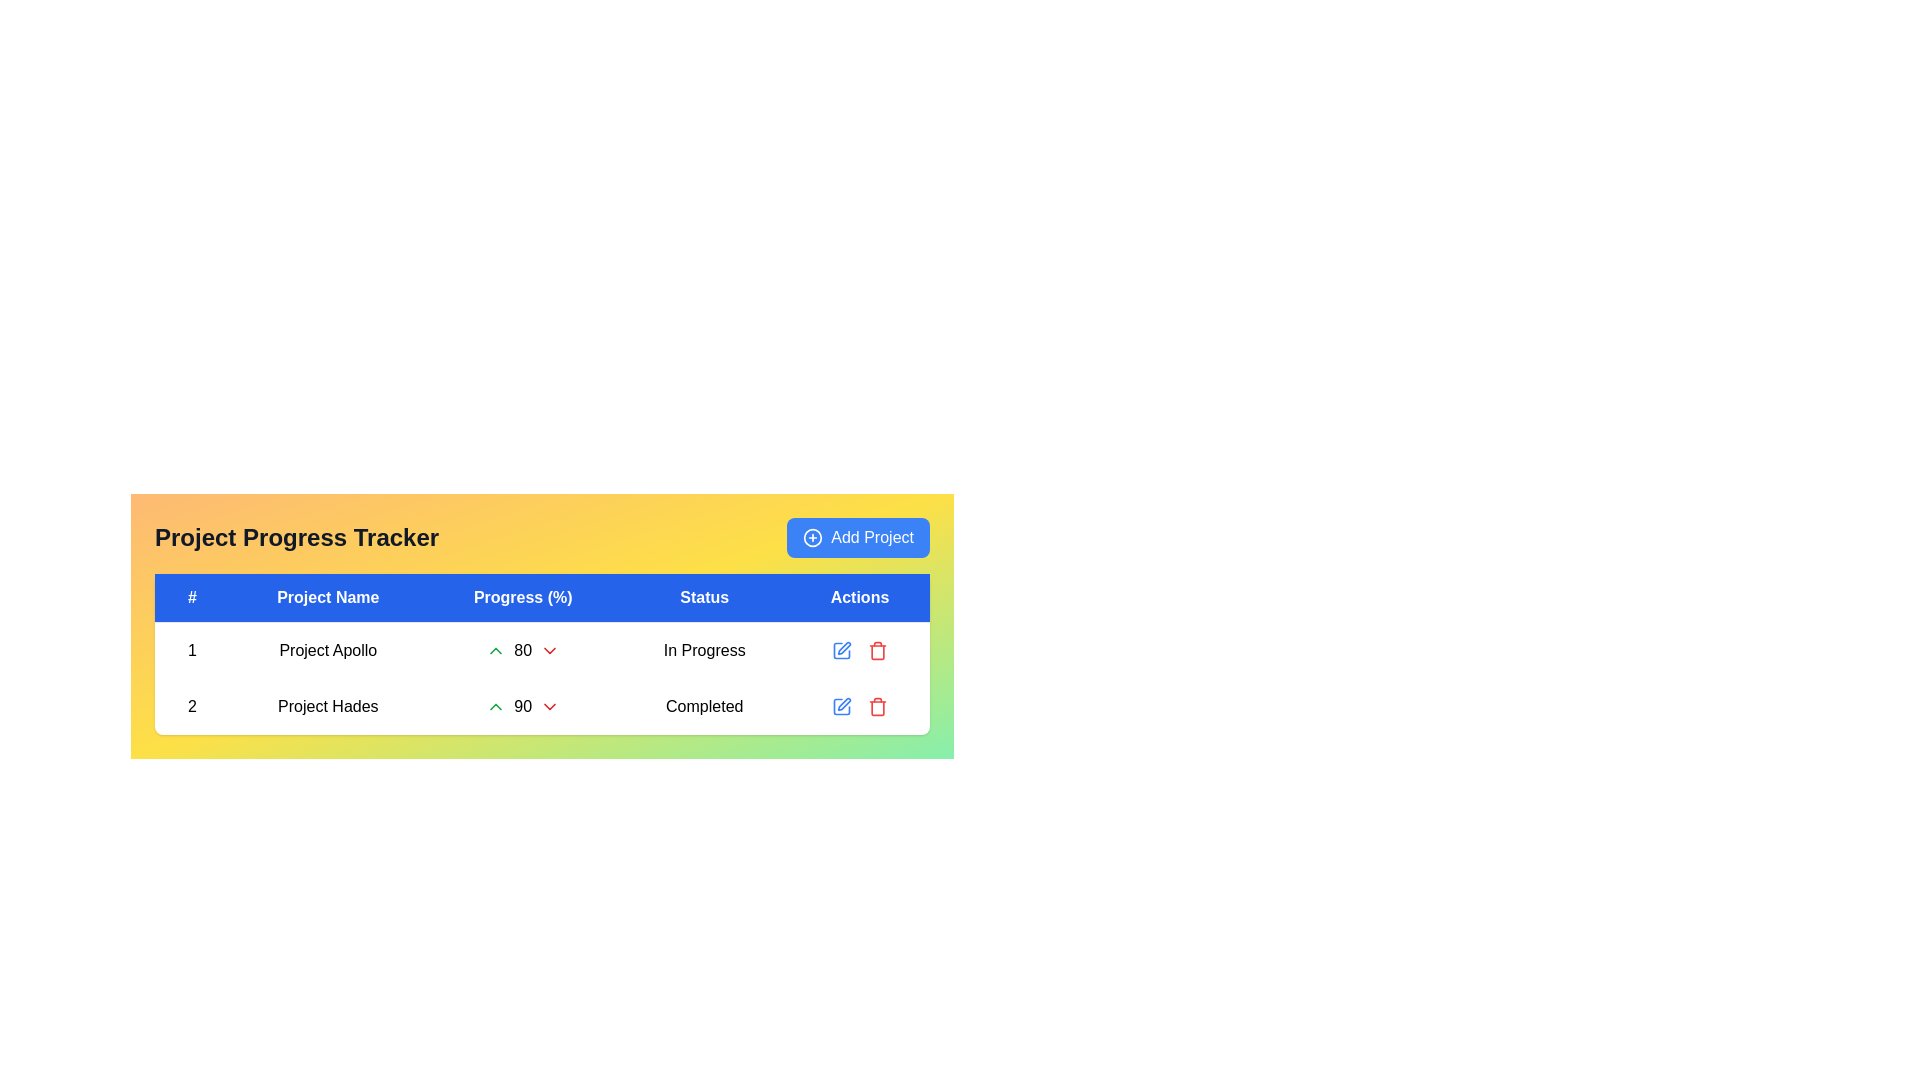 Image resolution: width=1920 pixels, height=1080 pixels. I want to click on the text label displaying the project name, located in the second row of the table under the 'Project Name' column in the 'Project Progress Tracker' interface, so click(328, 705).